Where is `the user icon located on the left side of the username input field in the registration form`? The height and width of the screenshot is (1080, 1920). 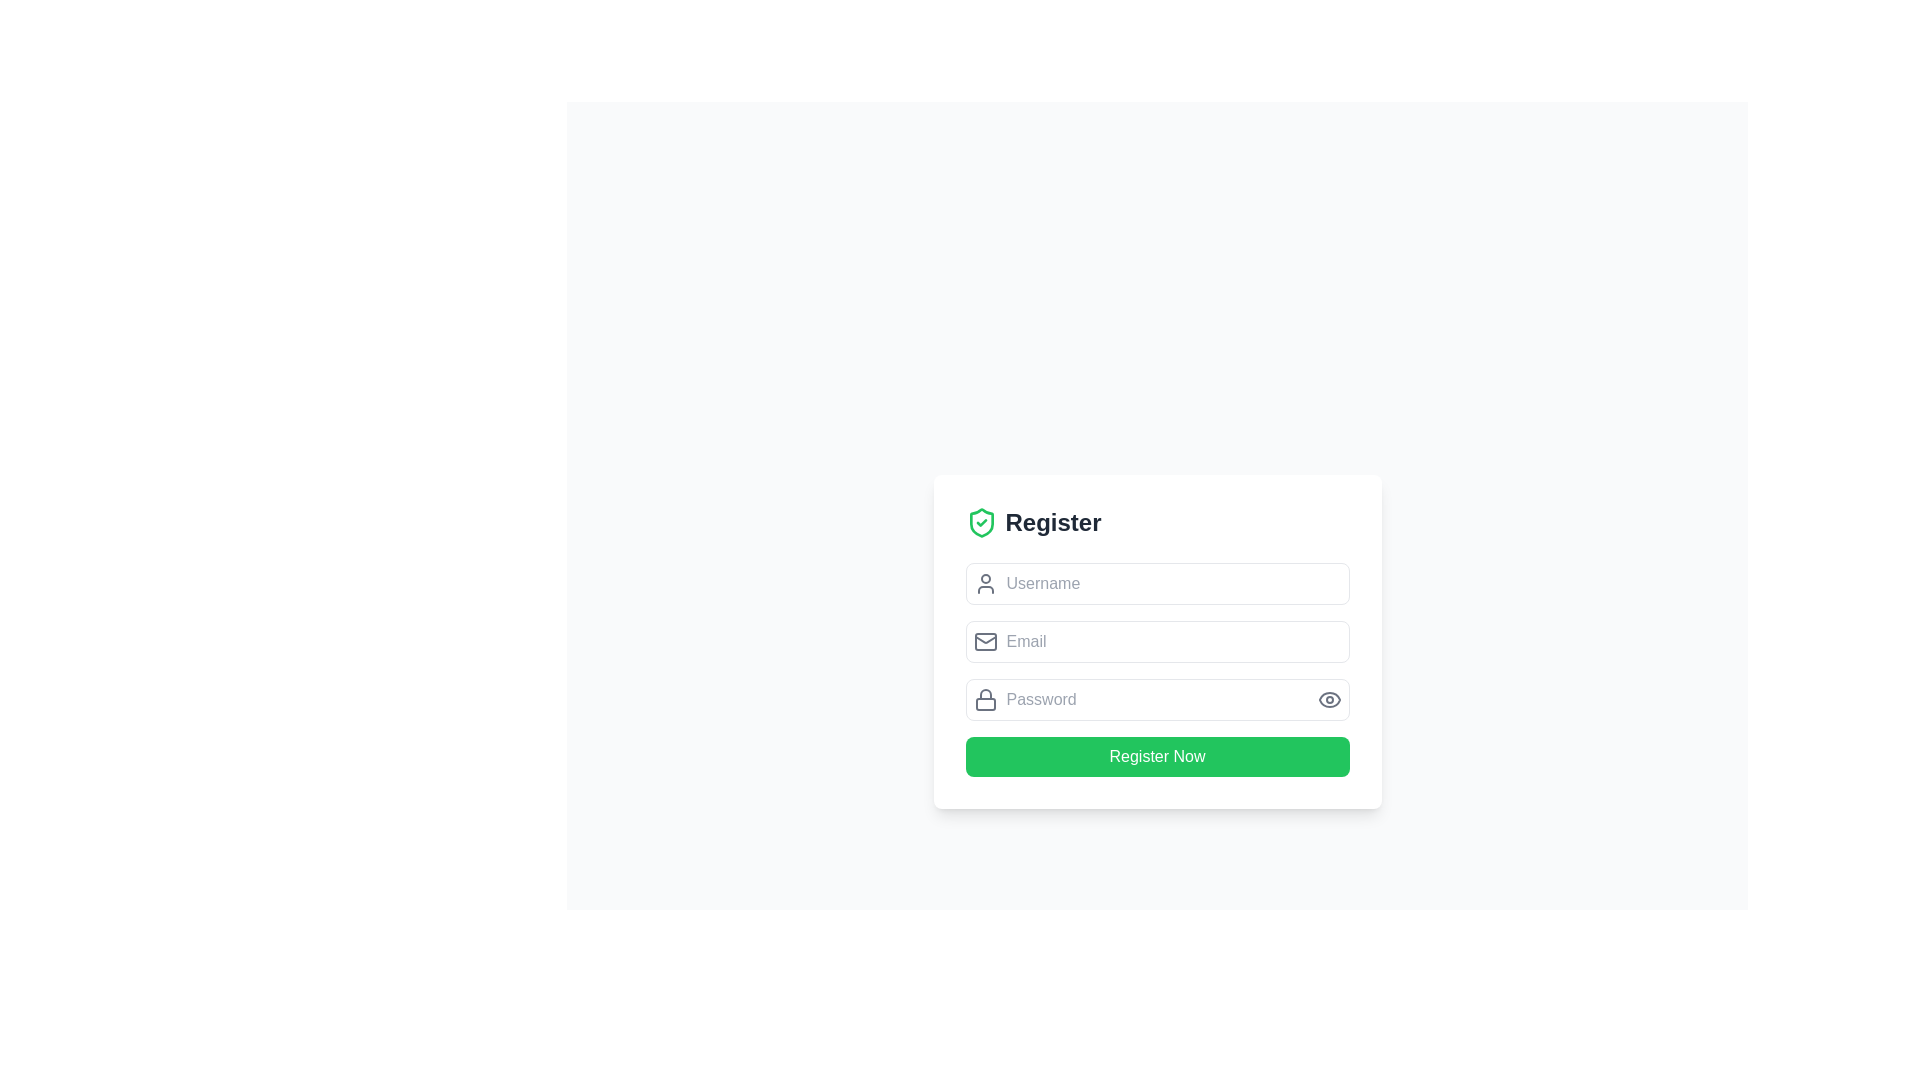 the user icon located on the left side of the username input field in the registration form is located at coordinates (985, 583).